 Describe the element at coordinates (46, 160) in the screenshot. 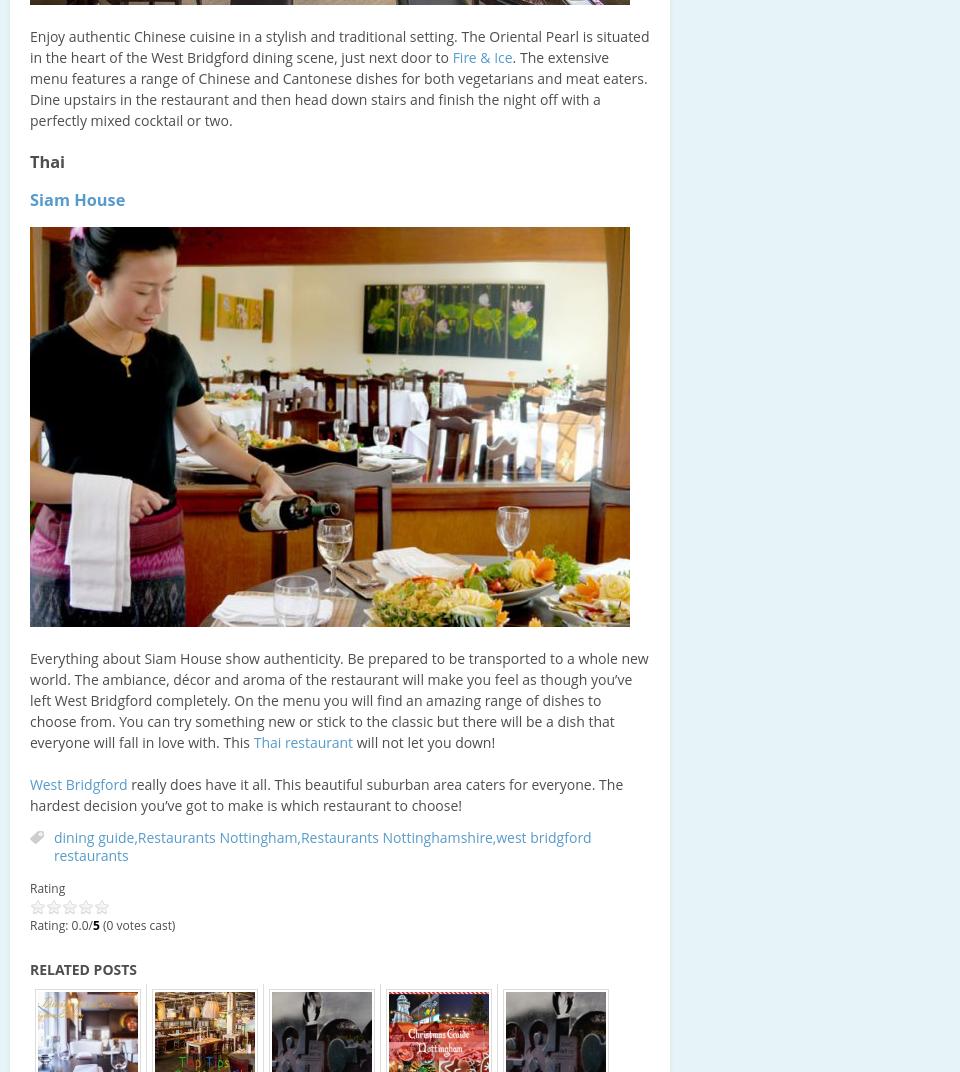

I see `'Thai'` at that location.